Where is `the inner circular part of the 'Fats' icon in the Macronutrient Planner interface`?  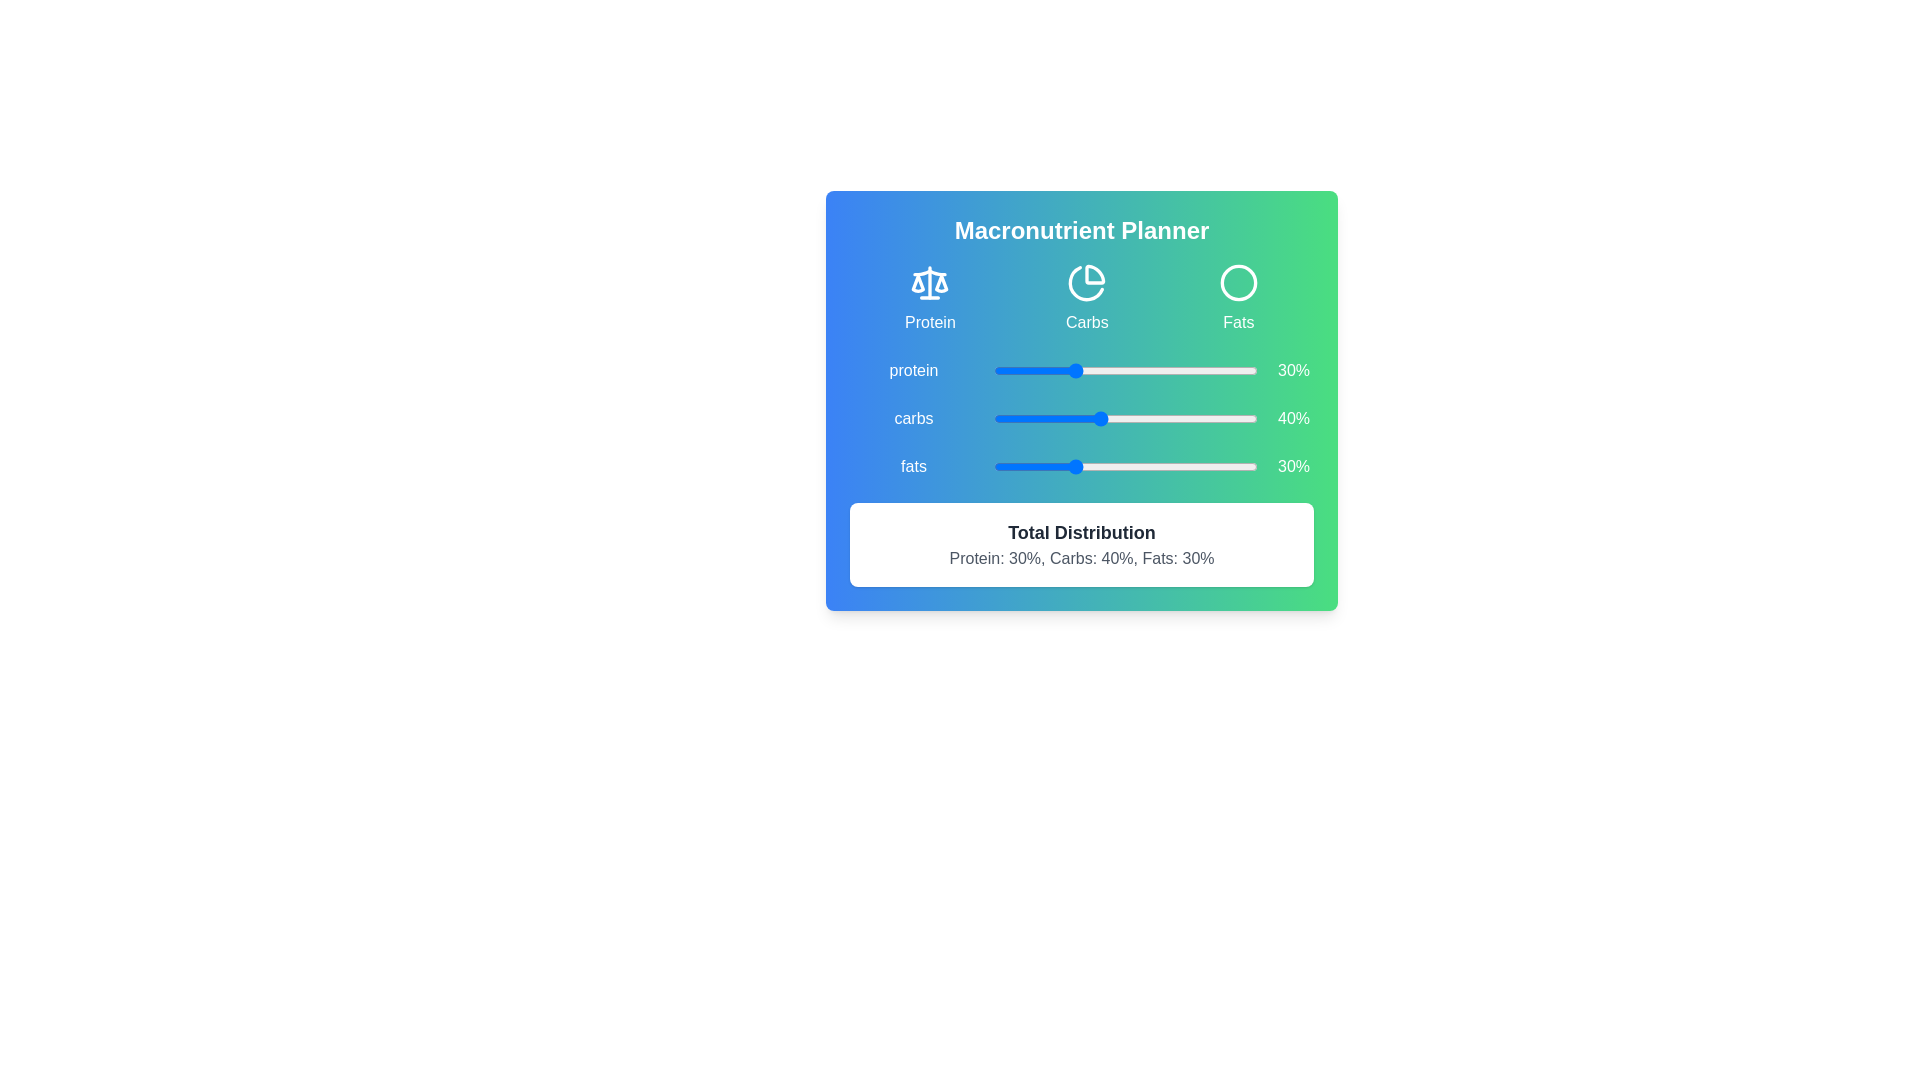 the inner circular part of the 'Fats' icon in the Macronutrient Planner interface is located at coordinates (1237, 282).